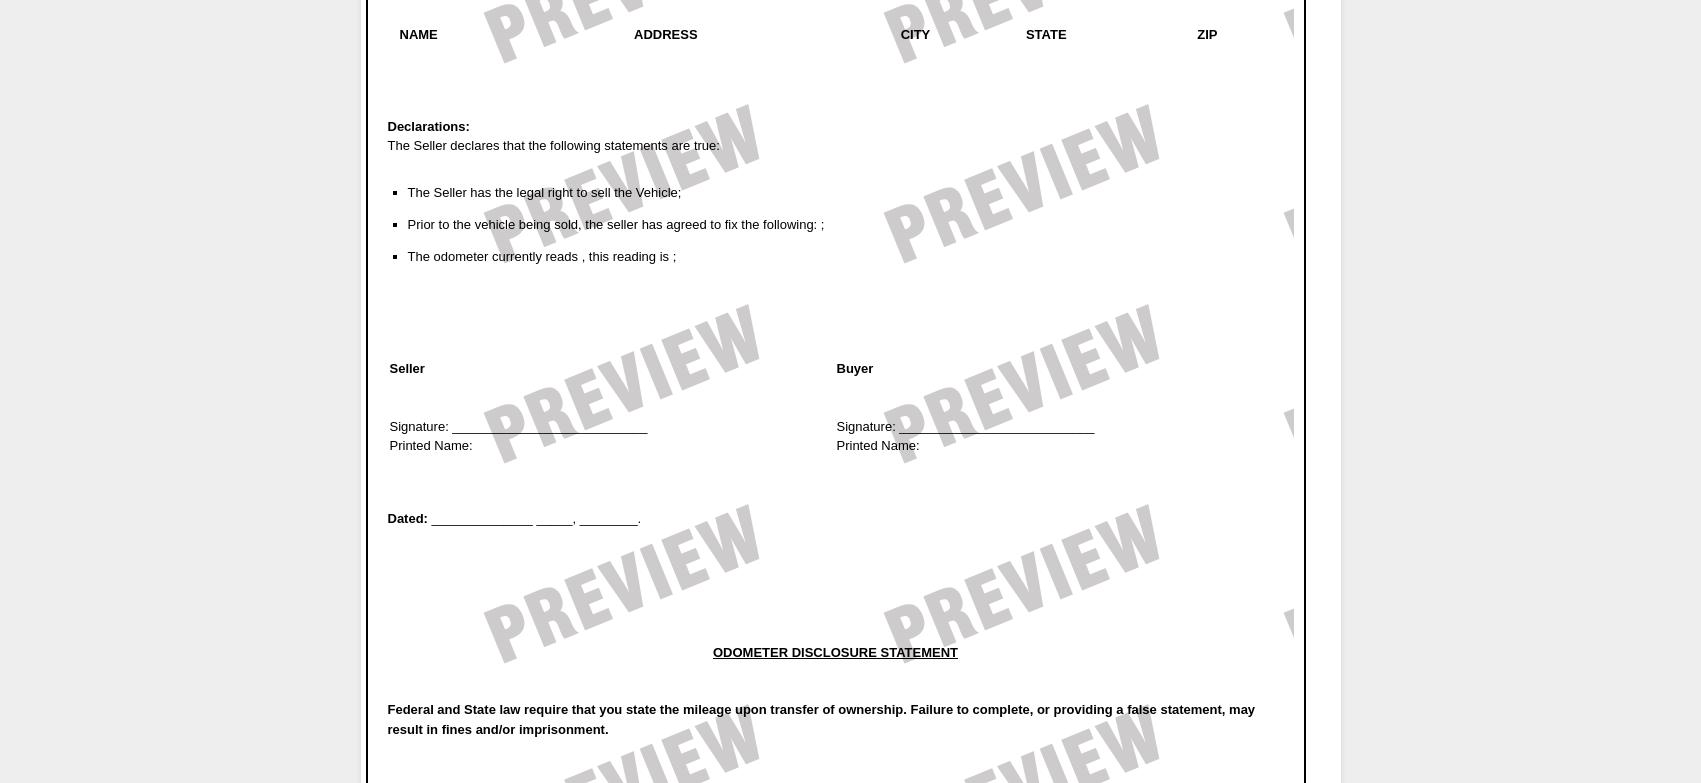 This screenshot has height=783, width=1701. I want to click on 'The Seller declares that the following statements are true:', so click(385, 144).